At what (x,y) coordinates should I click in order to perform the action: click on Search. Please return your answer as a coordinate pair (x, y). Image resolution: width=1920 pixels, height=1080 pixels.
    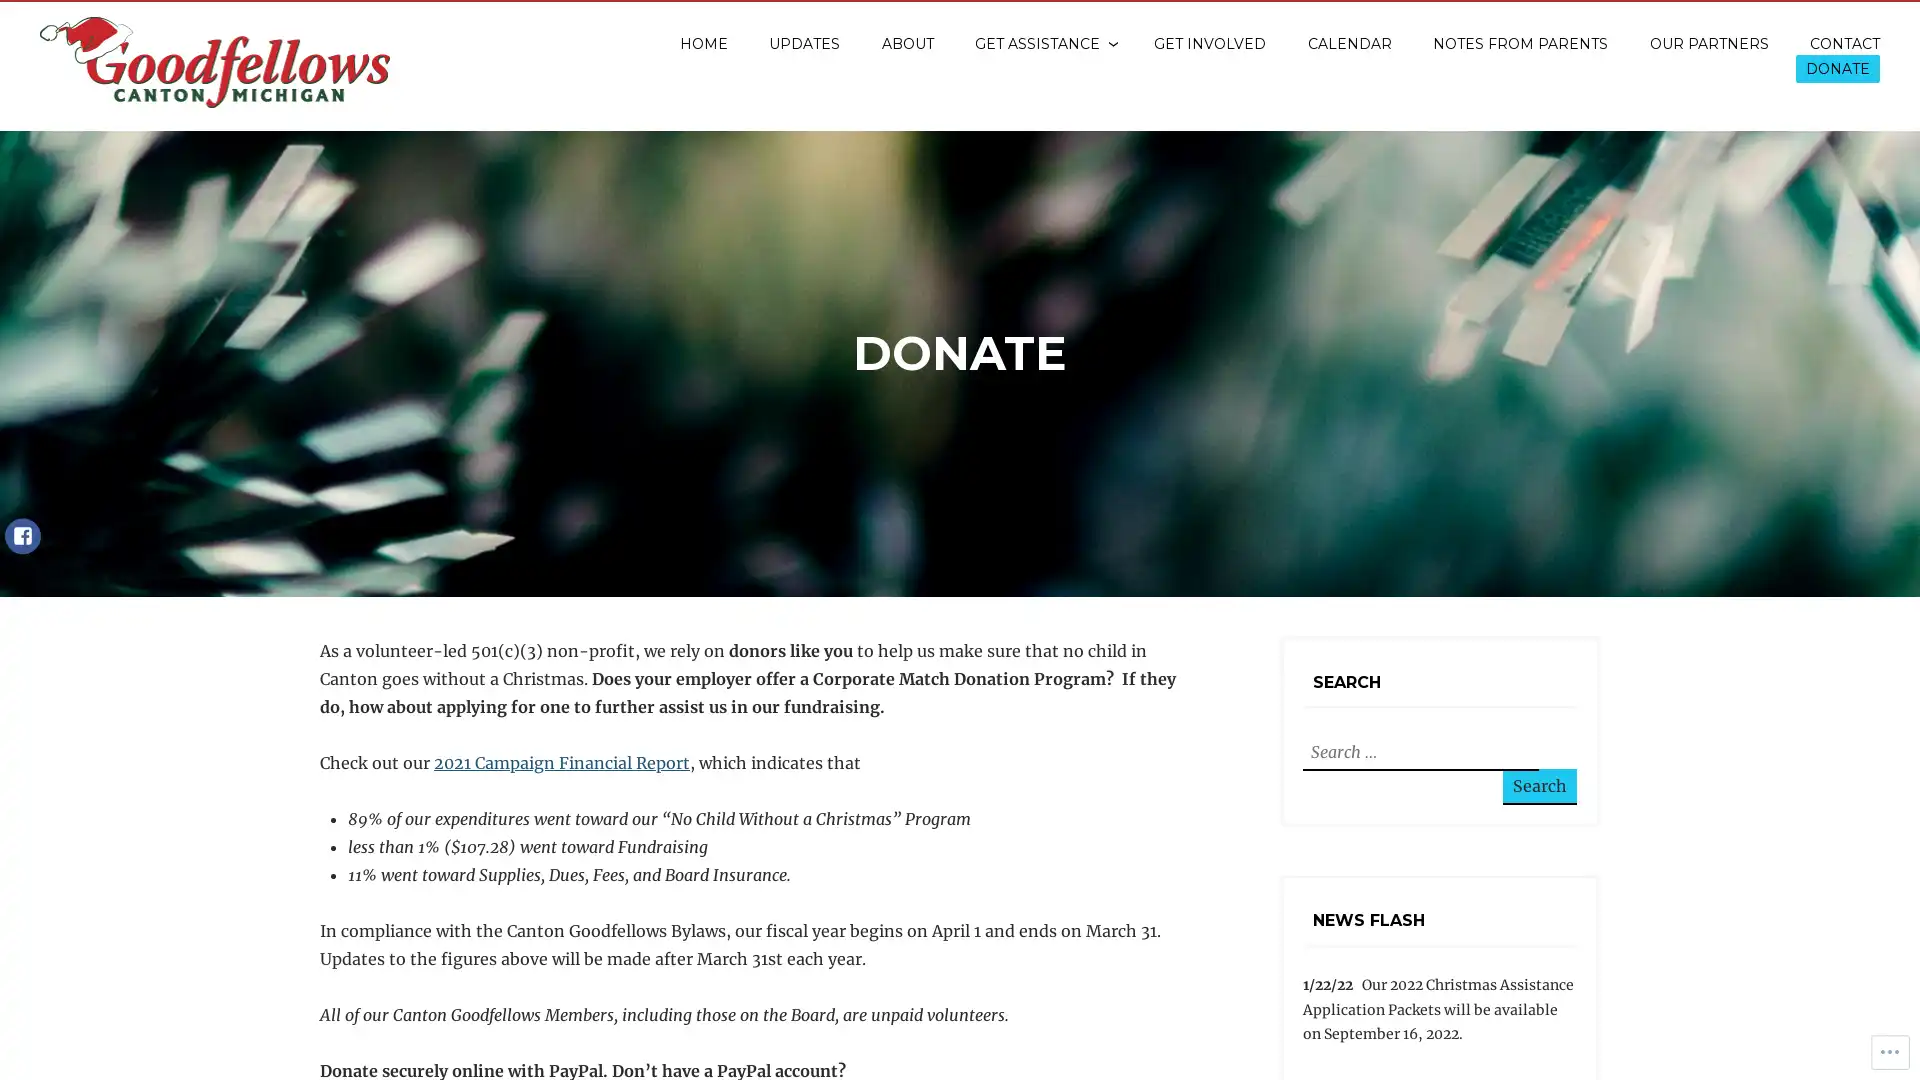
    Looking at the image, I should click on (1539, 785).